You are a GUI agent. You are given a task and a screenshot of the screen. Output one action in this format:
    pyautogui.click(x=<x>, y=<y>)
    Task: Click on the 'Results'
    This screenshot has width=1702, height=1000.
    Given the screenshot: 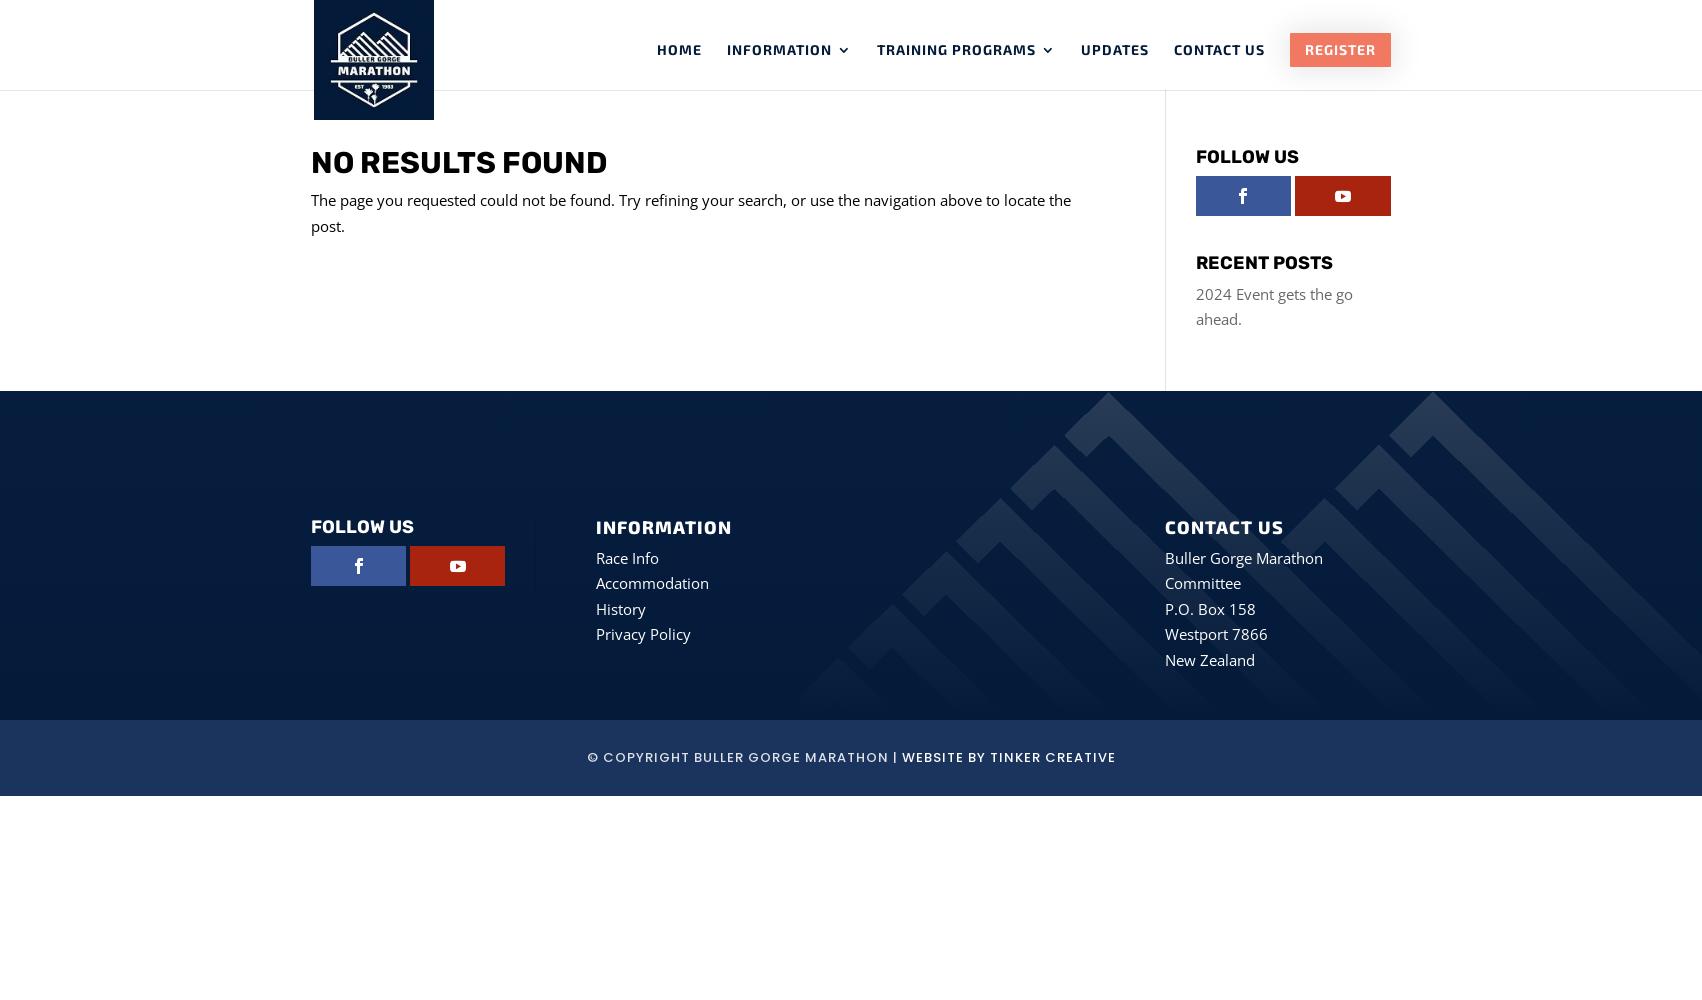 What is the action you would take?
    pyautogui.click(x=765, y=252)
    